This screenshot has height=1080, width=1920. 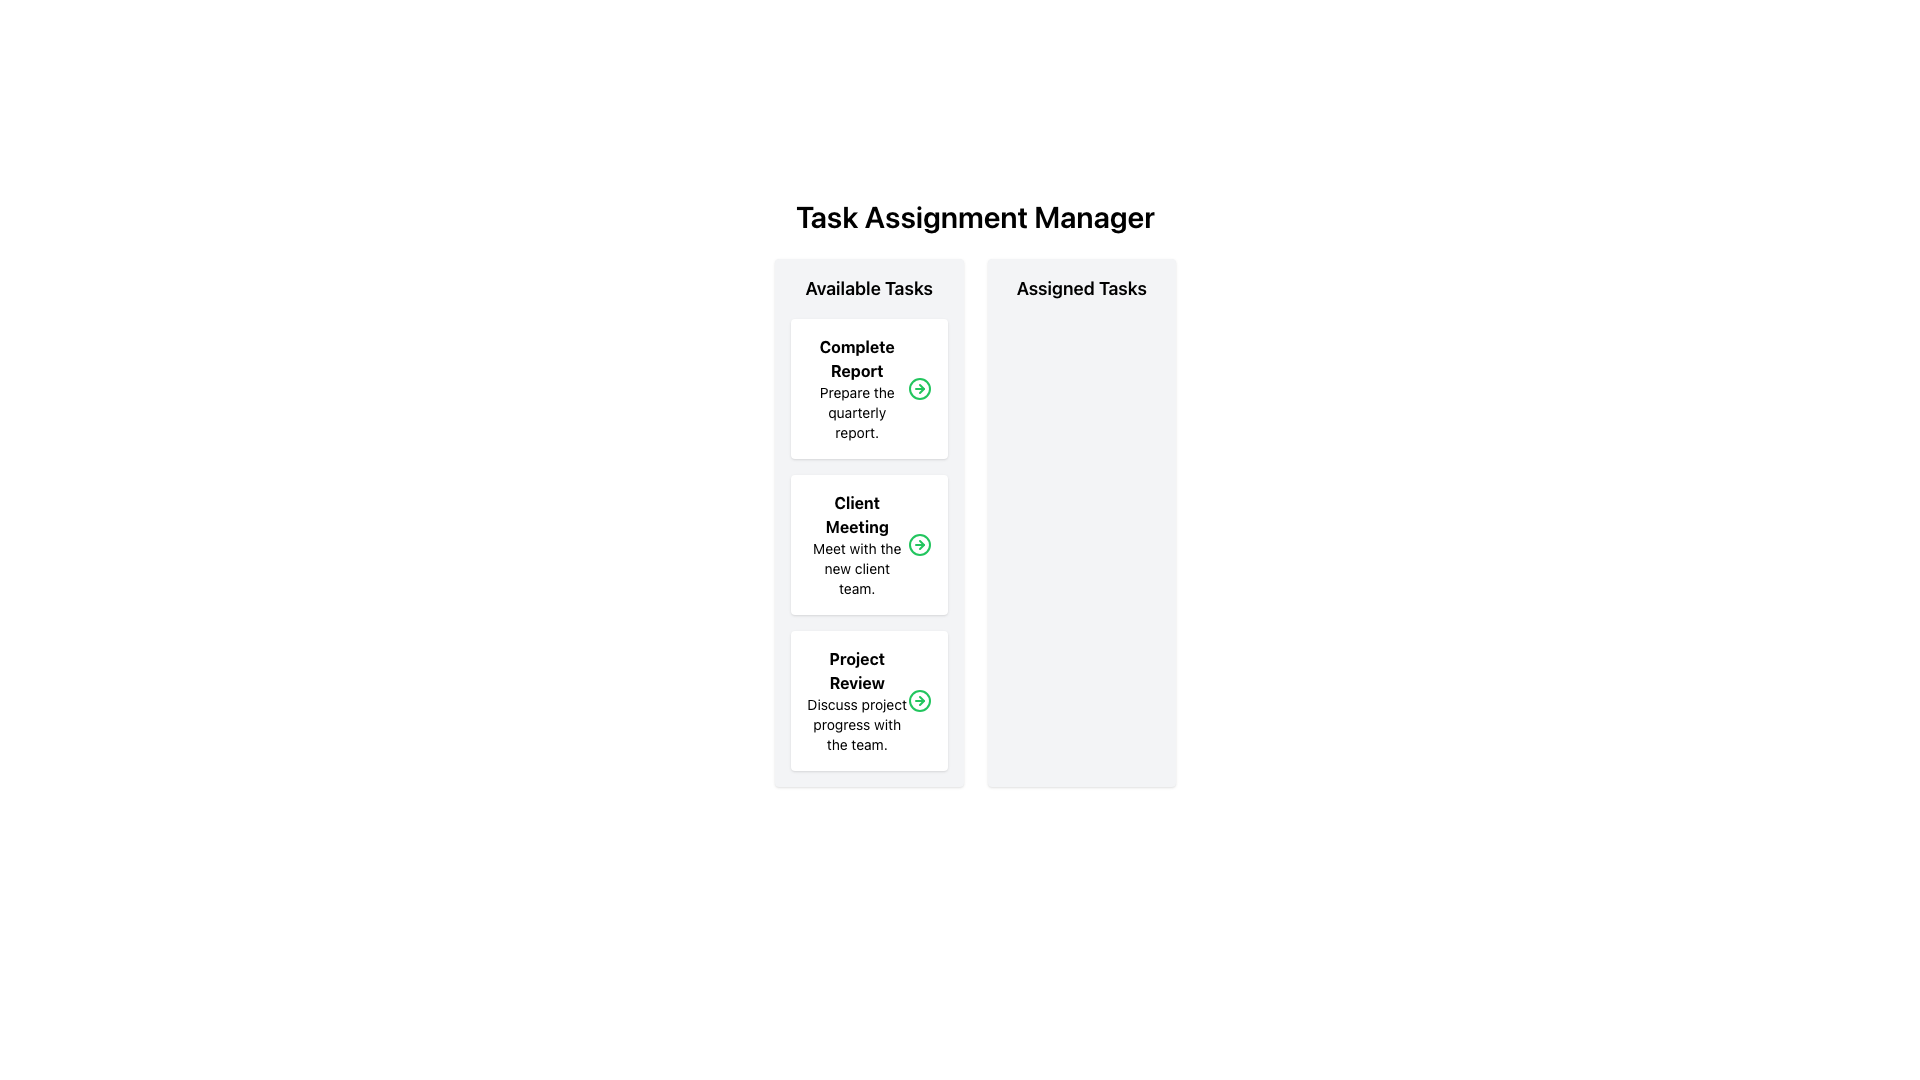 What do you see at coordinates (857, 671) in the screenshot?
I see `text label that serves as the title for the task item in the 'Available Tasks' column, specifically the third task card titled 'Project Review Discuss project progress with the team.'` at bounding box center [857, 671].